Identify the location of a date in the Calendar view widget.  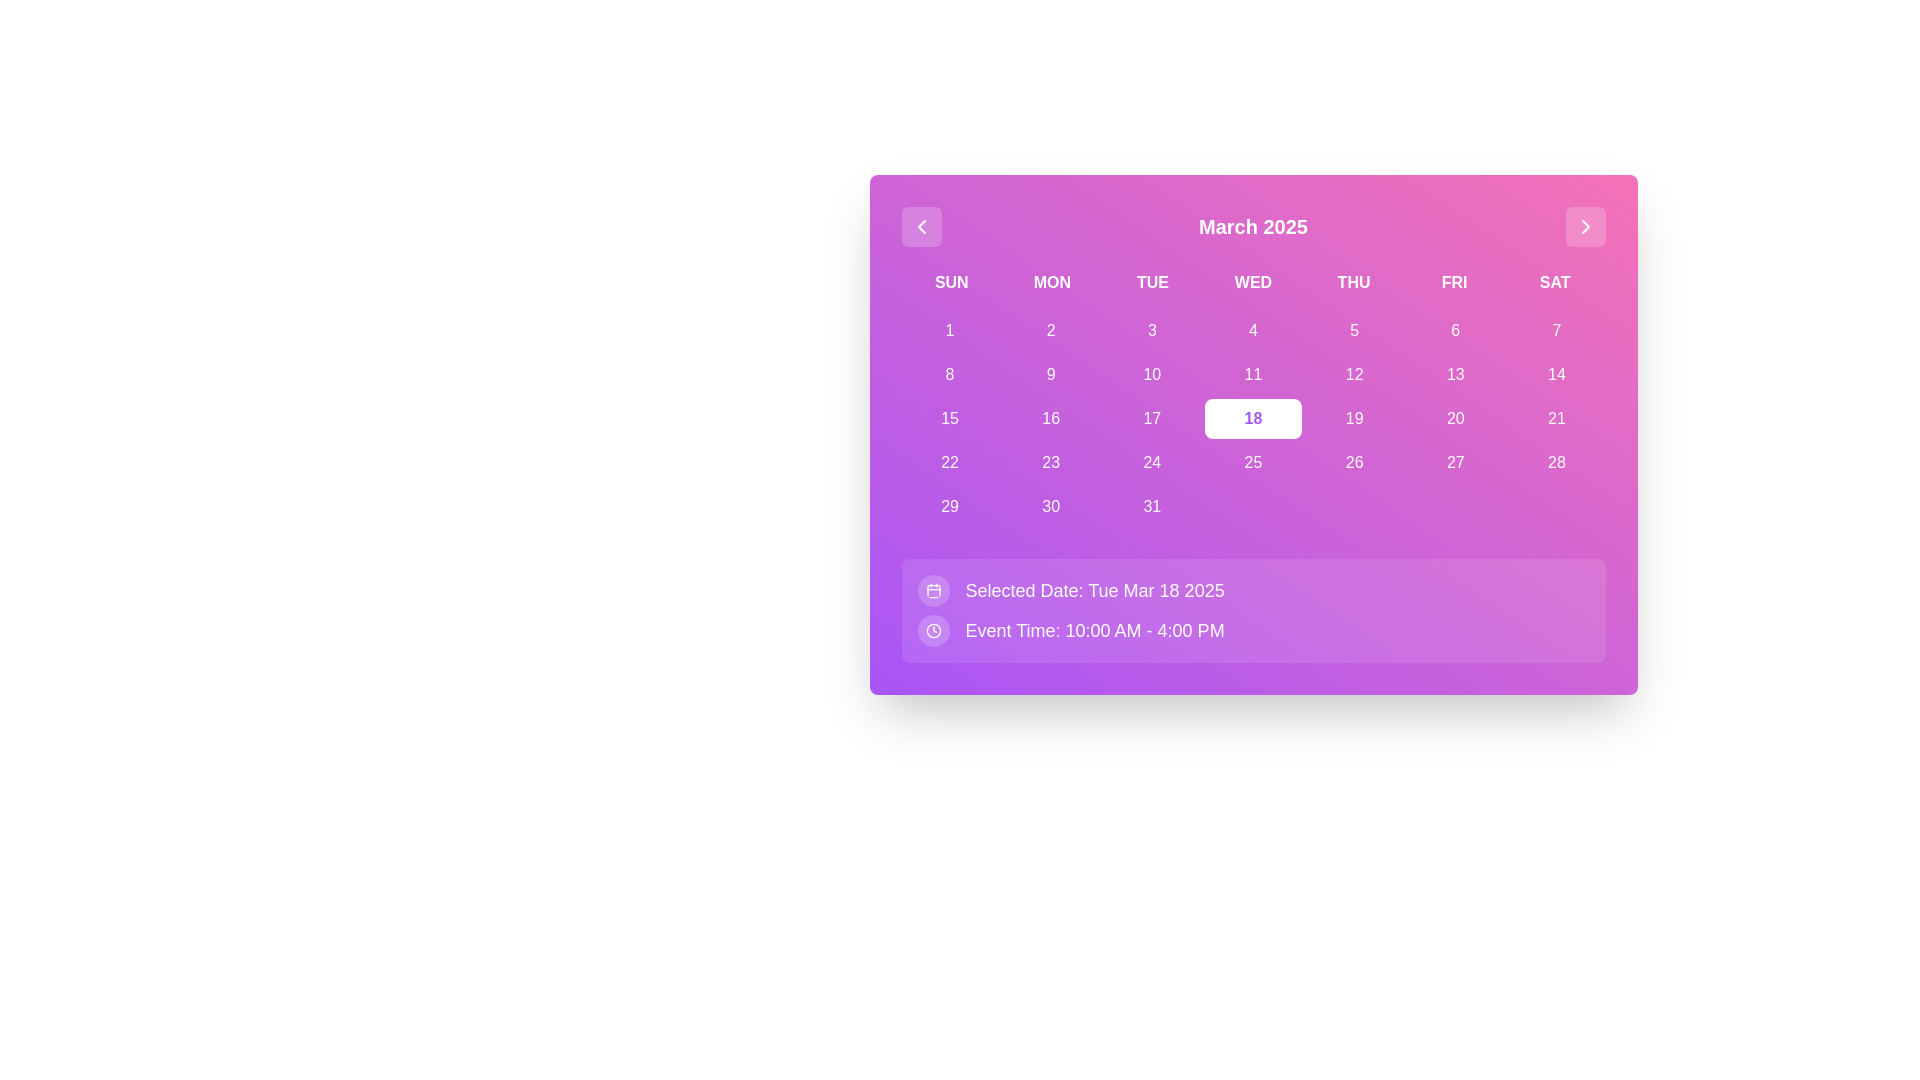
(1252, 434).